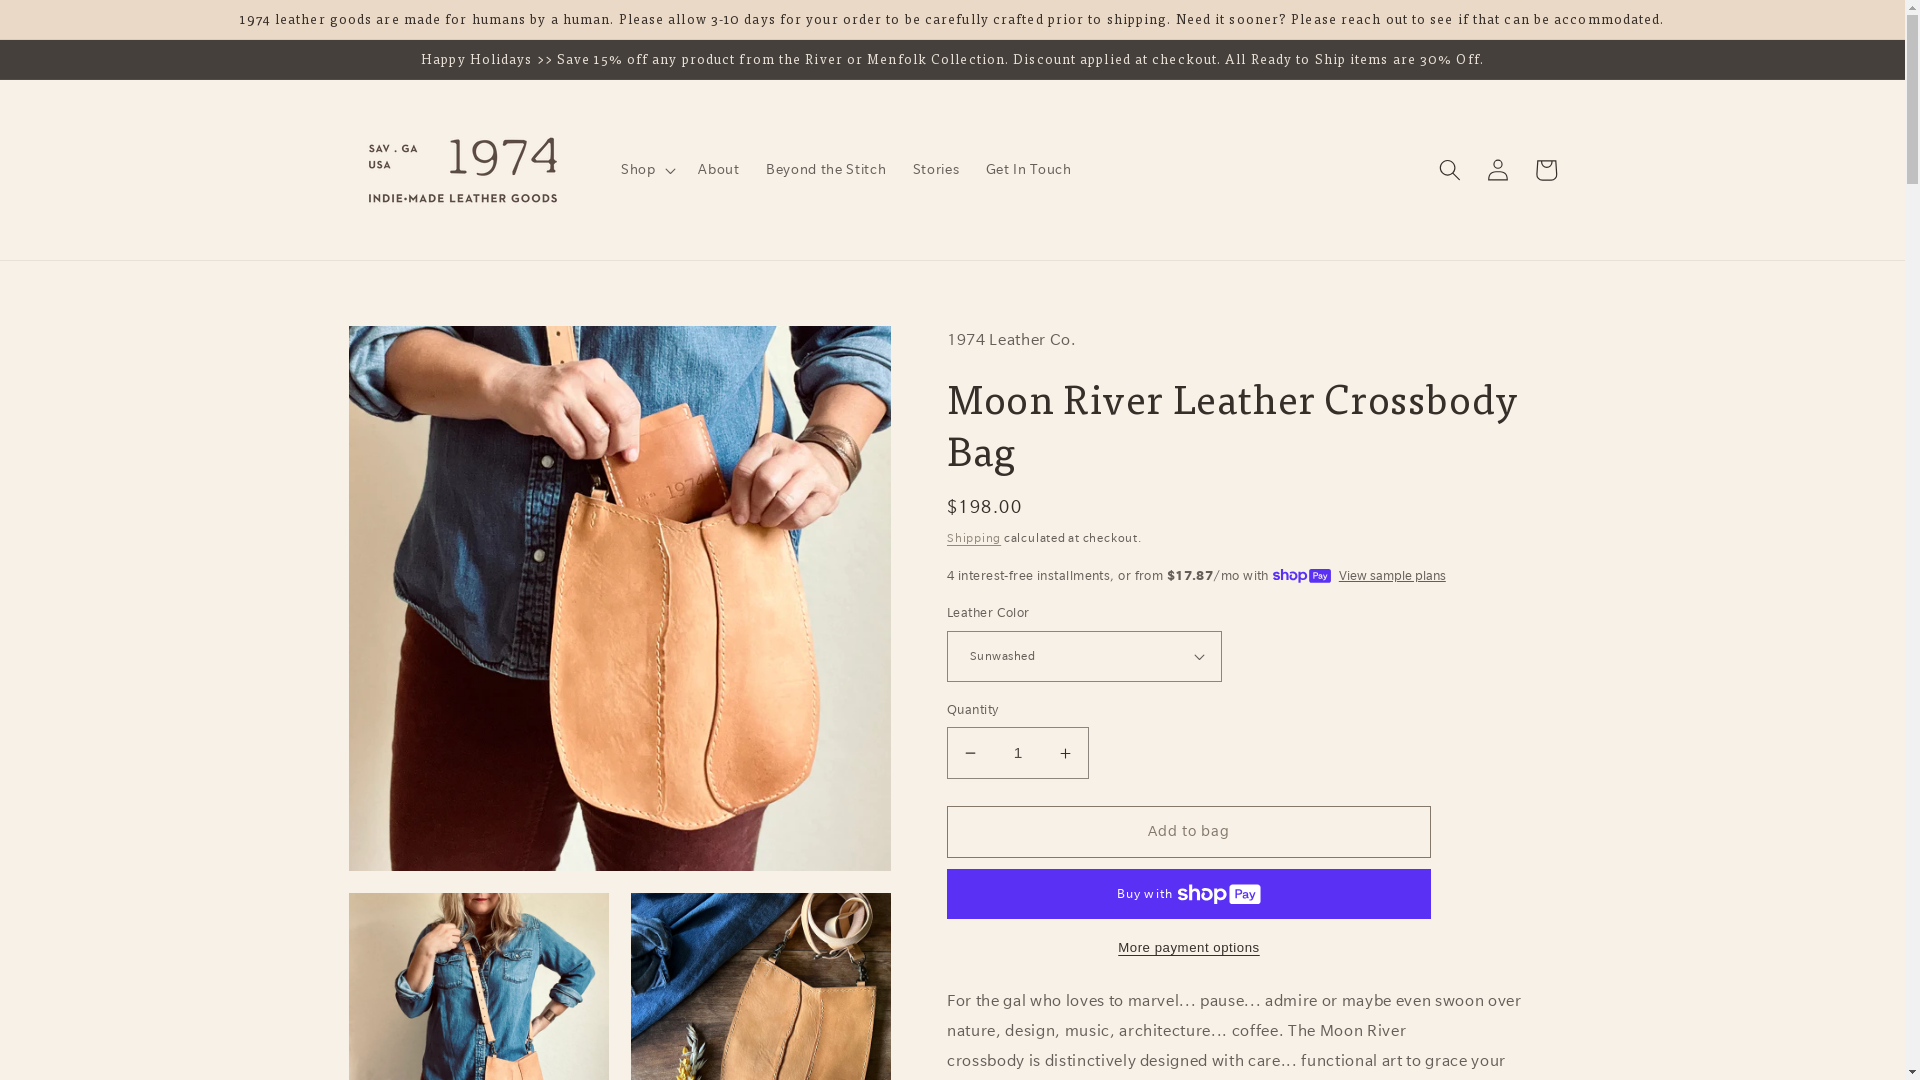  Describe the element at coordinates (411, 349) in the screenshot. I see `'Skip to product information'` at that location.